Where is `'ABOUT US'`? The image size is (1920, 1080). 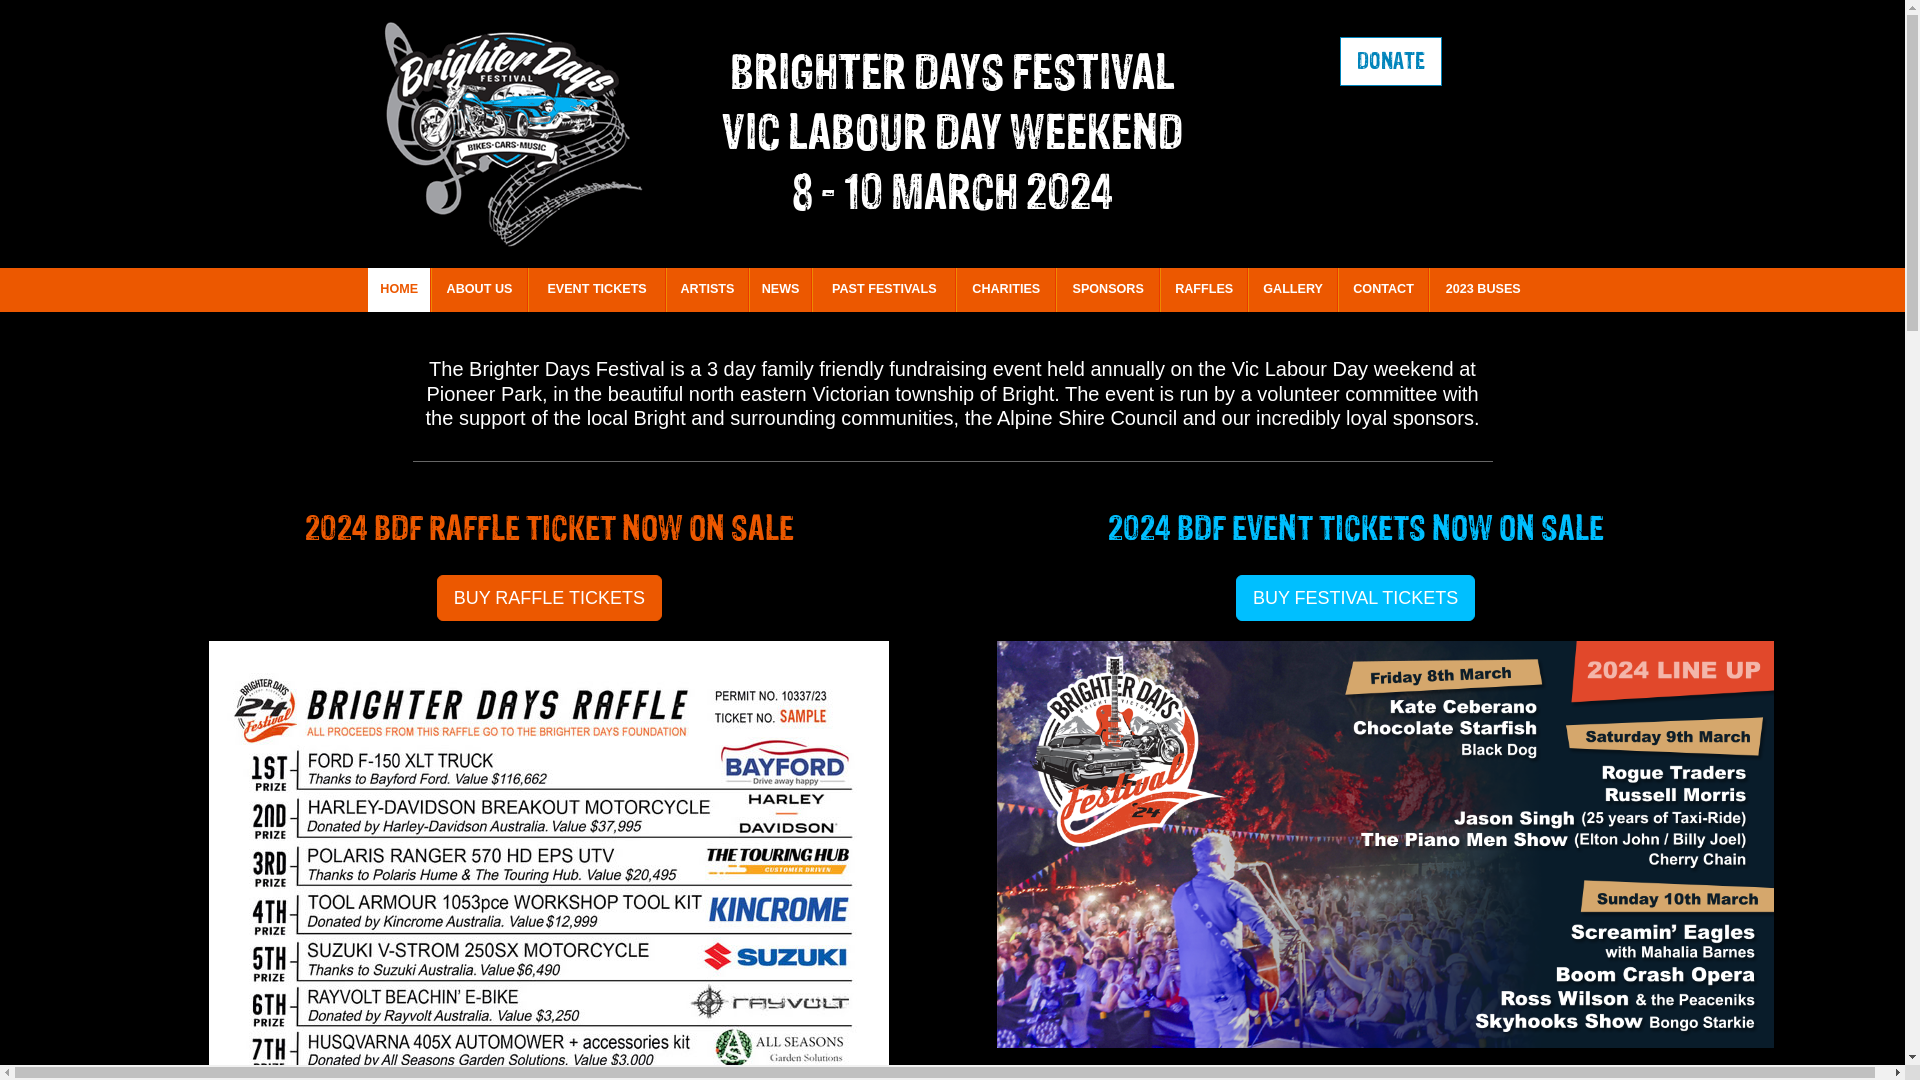 'ABOUT US' is located at coordinates (478, 289).